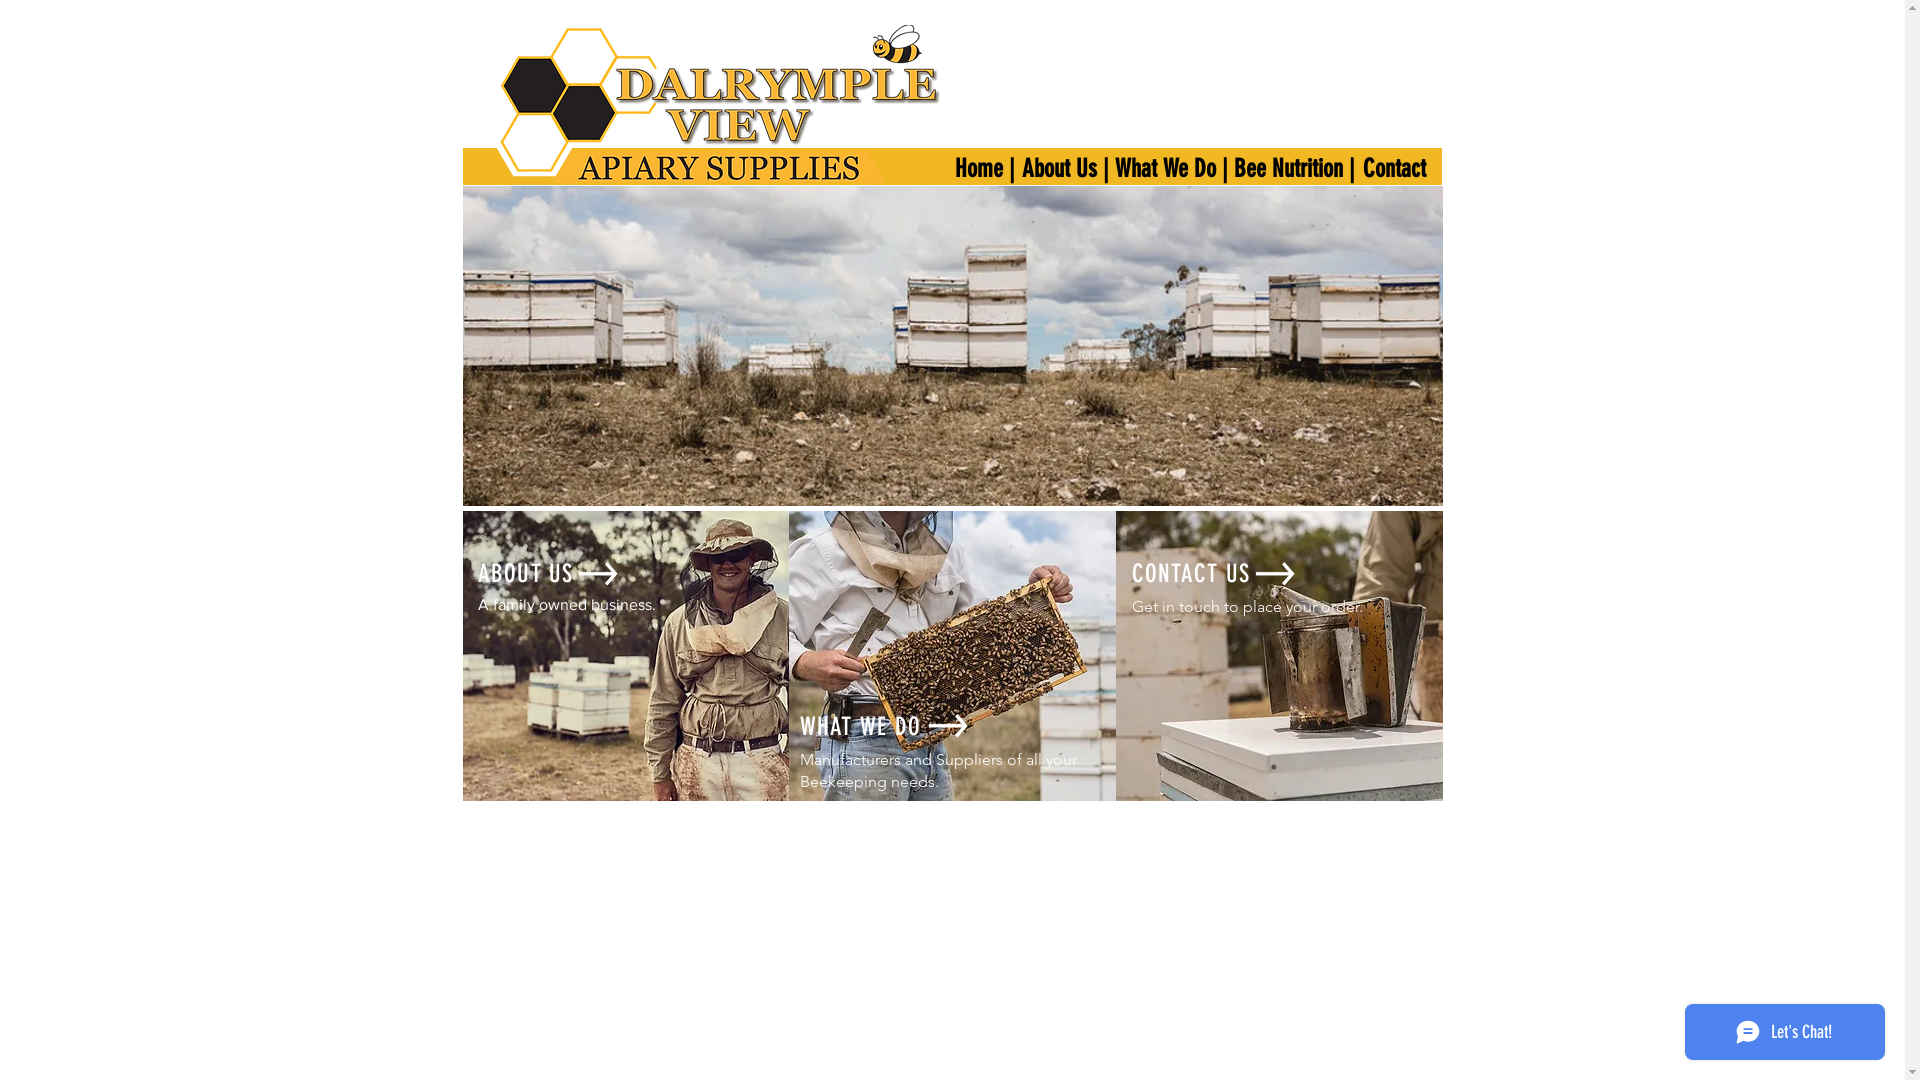 The width and height of the screenshot is (1920, 1080). I want to click on 'WHAT WE DO', so click(860, 726).